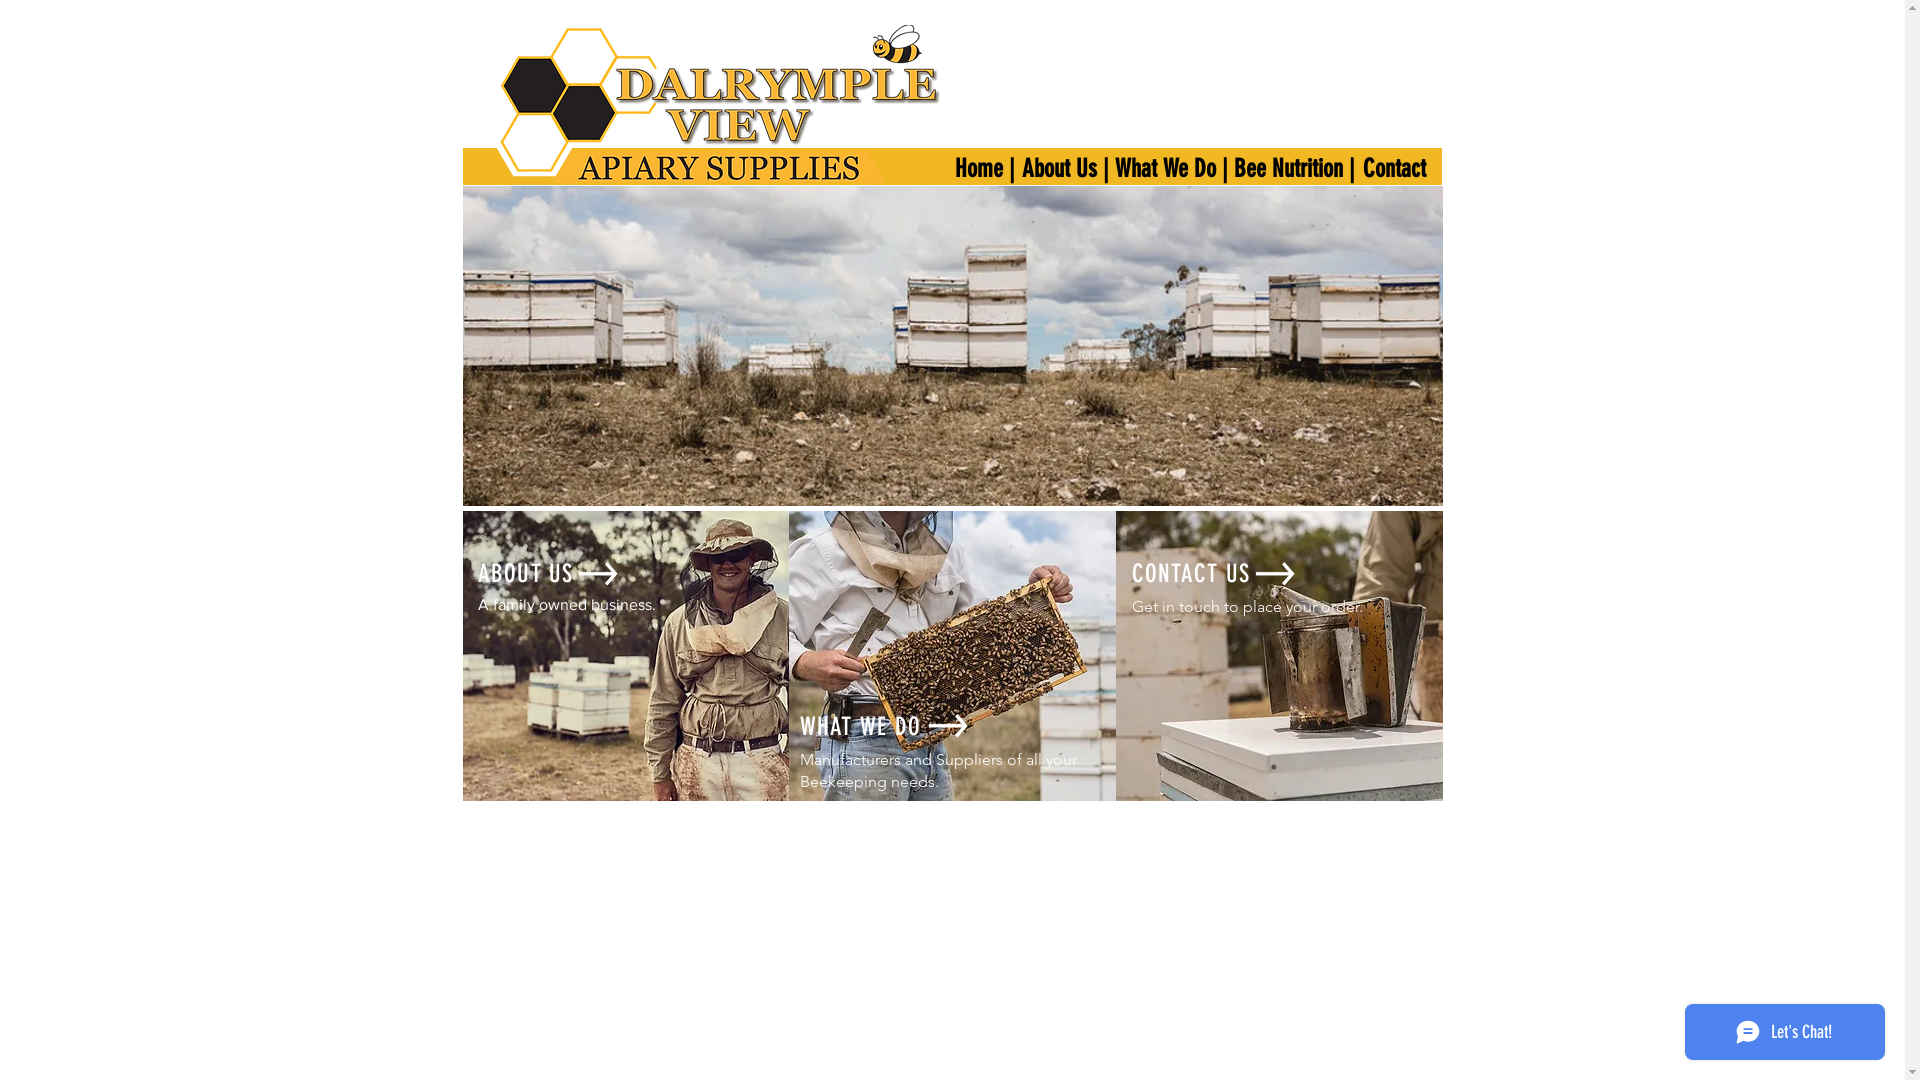 The width and height of the screenshot is (1920, 1080). I want to click on 'WHAT WE DO', so click(860, 726).